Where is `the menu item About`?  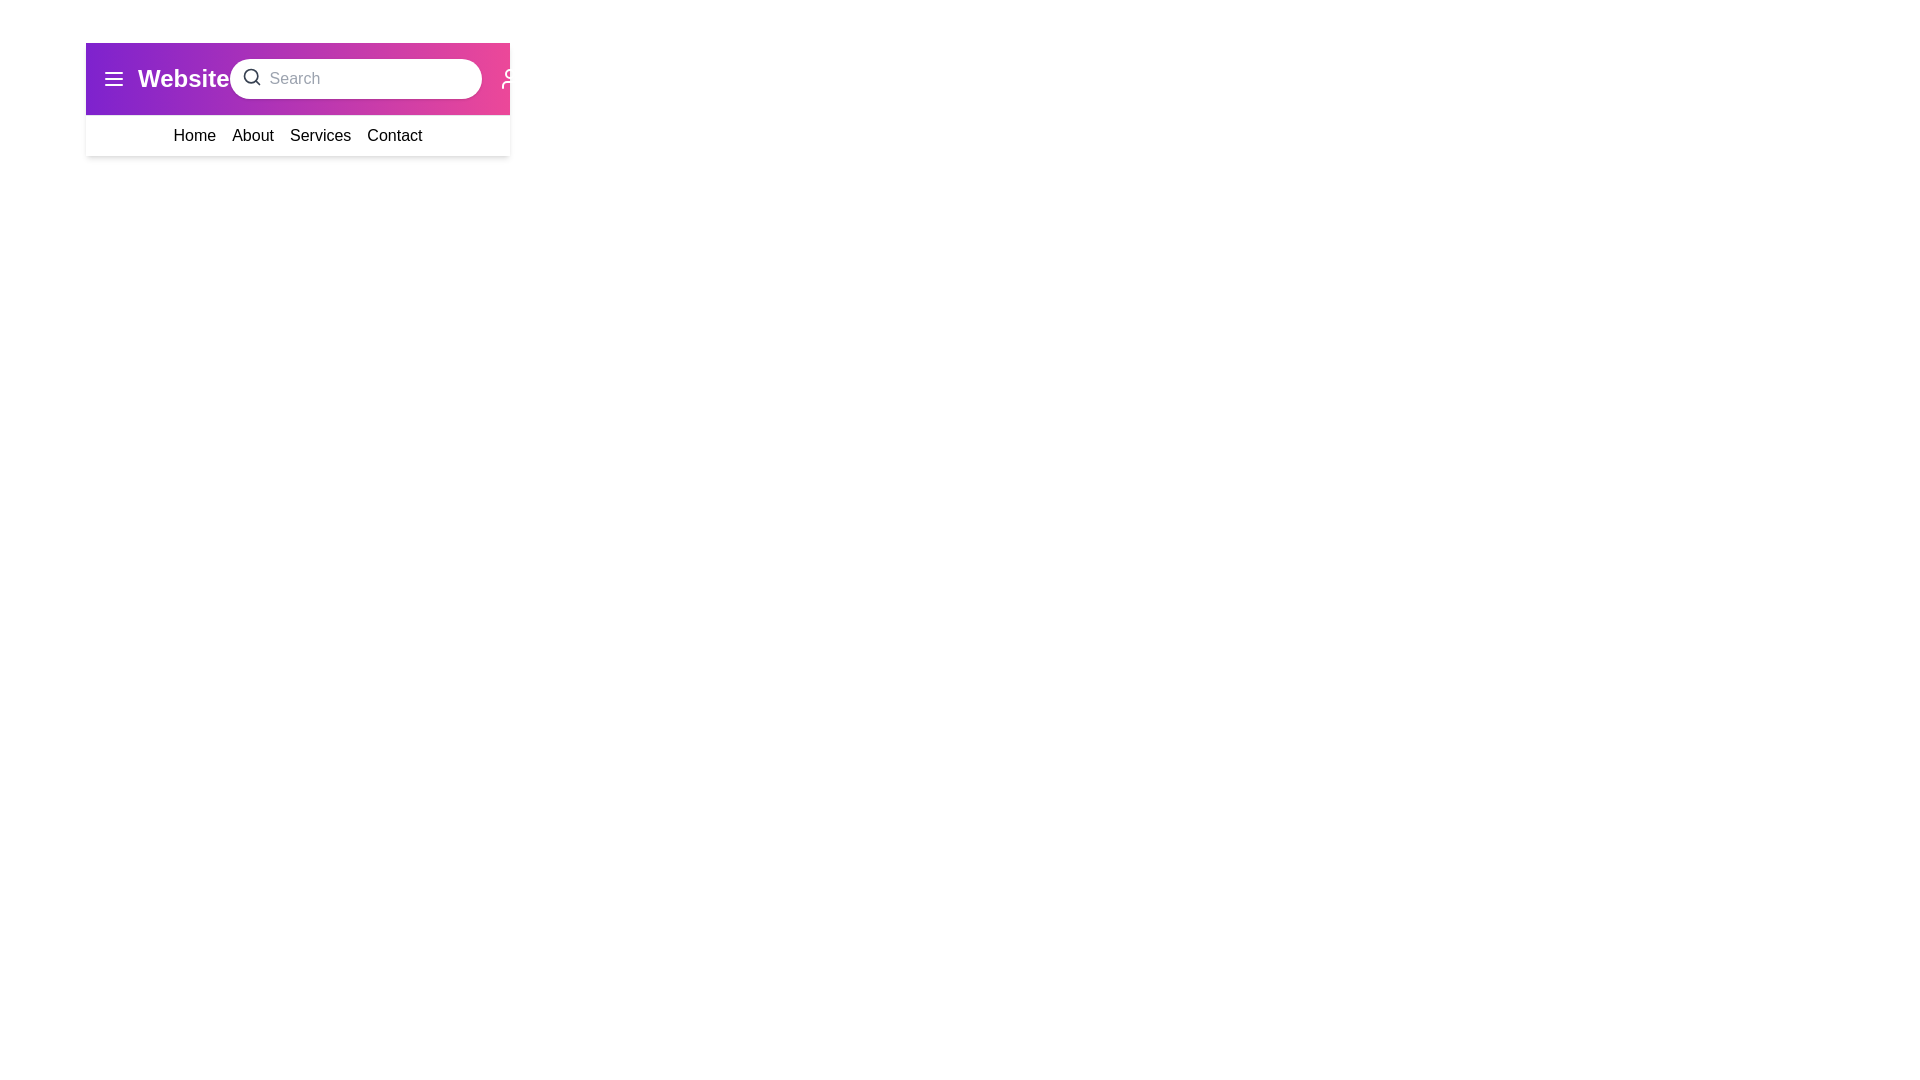 the menu item About is located at coordinates (252, 135).